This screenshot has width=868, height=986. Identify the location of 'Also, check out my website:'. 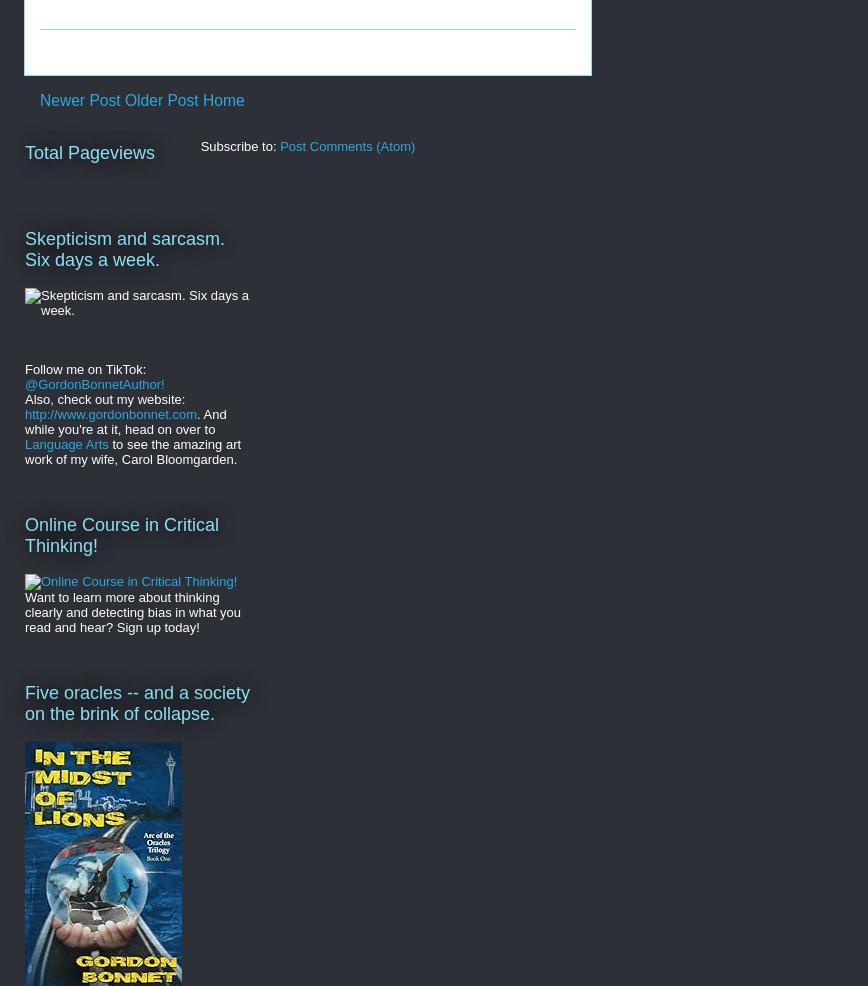
(105, 398).